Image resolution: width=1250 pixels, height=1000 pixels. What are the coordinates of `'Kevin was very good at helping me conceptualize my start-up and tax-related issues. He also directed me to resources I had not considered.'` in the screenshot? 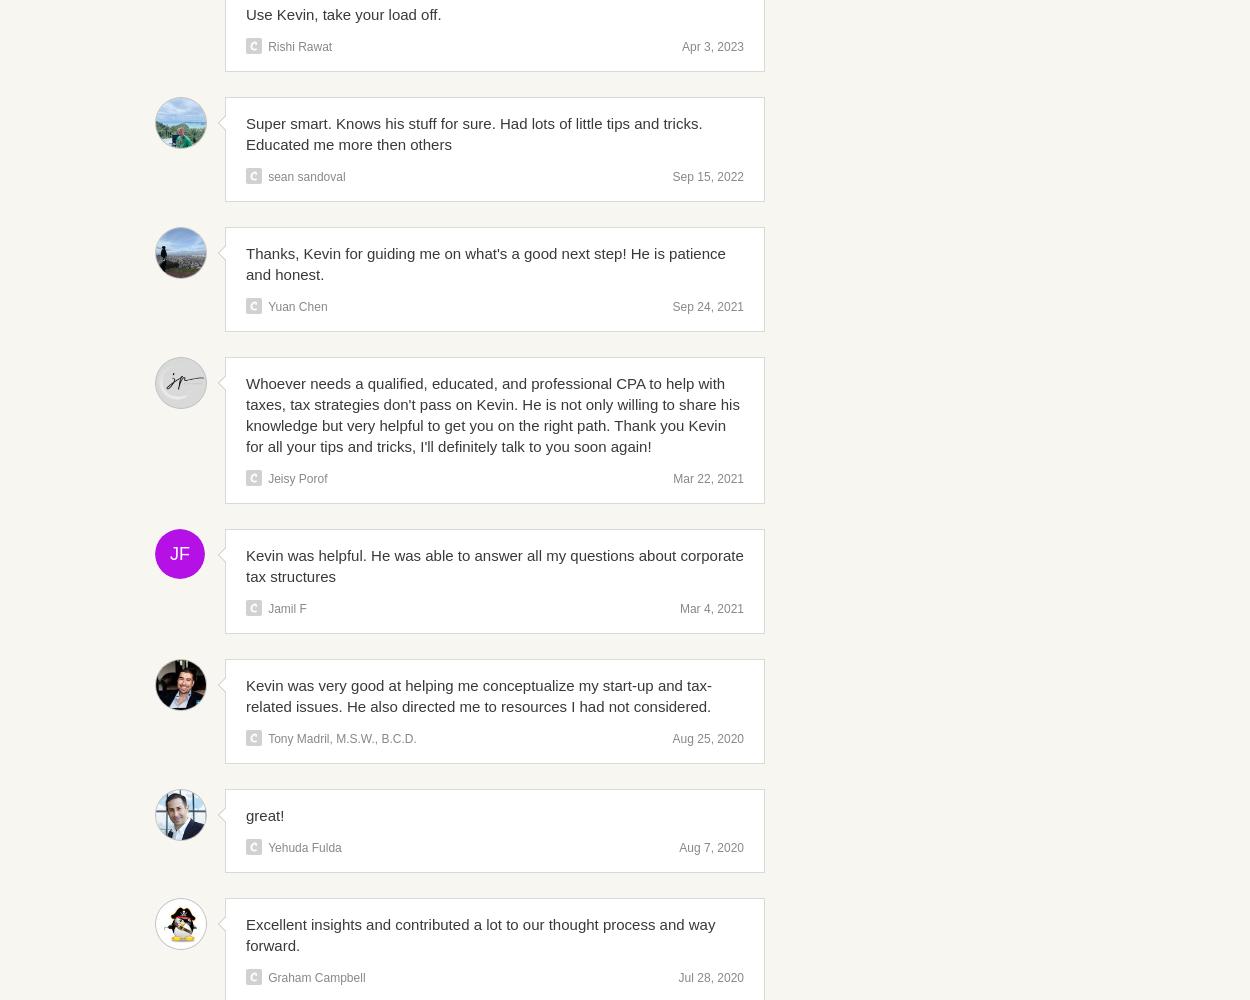 It's located at (478, 695).